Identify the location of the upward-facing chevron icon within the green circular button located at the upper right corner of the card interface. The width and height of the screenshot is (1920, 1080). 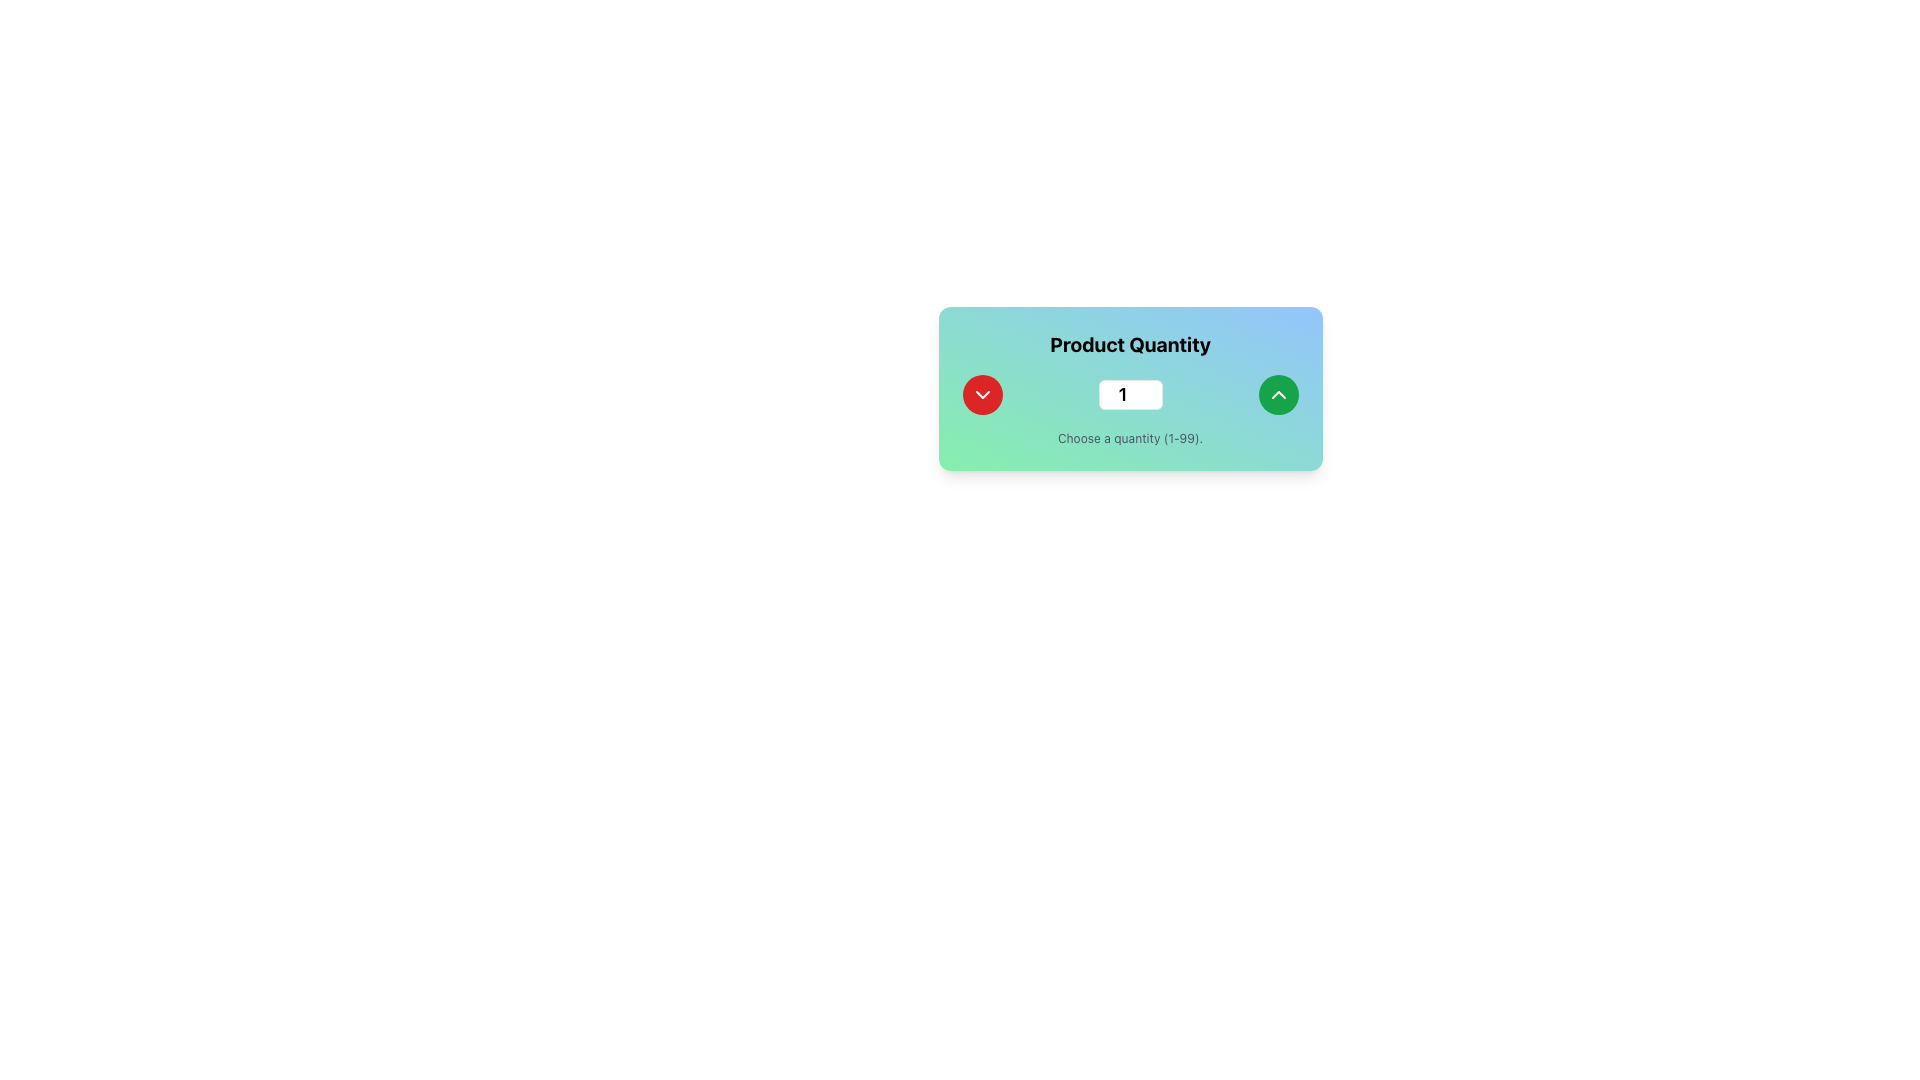
(1277, 394).